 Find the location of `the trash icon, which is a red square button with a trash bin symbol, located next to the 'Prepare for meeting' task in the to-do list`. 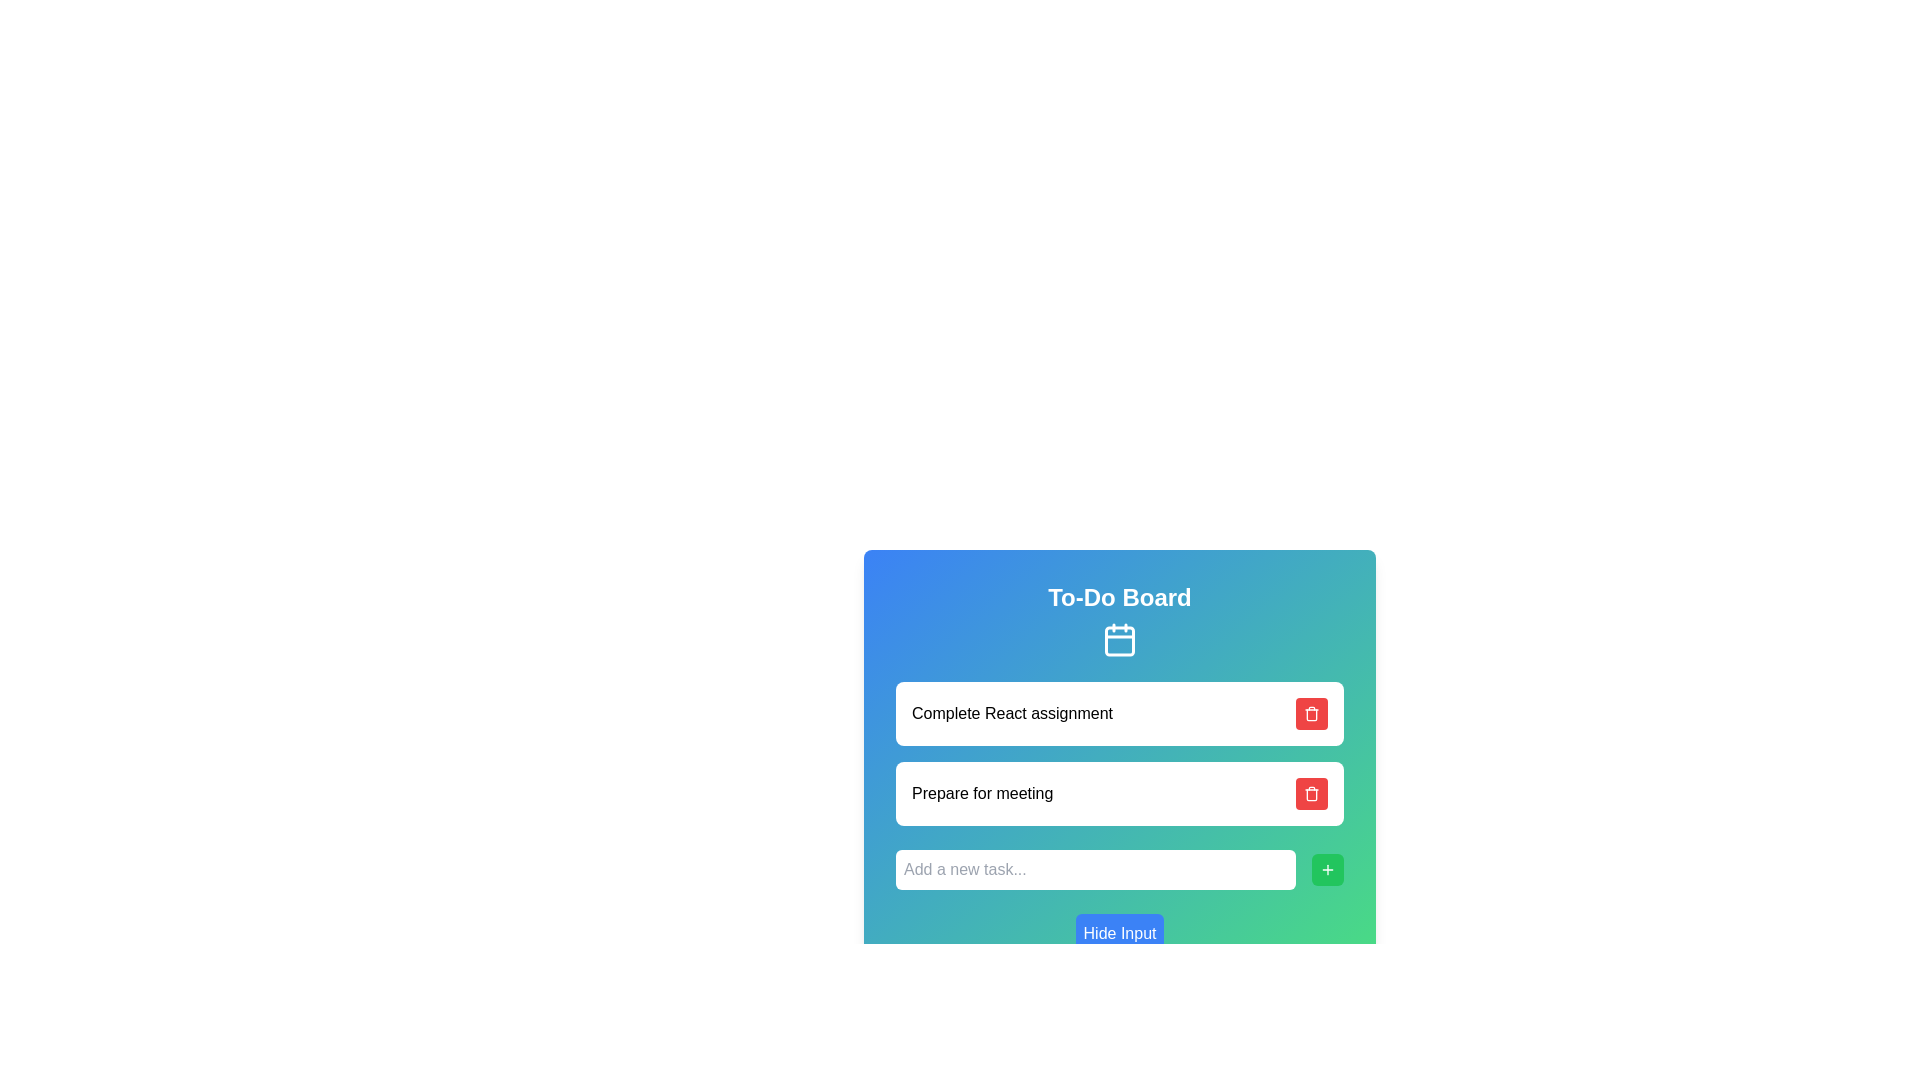

the trash icon, which is a red square button with a trash bin symbol, located next to the 'Prepare for meeting' task in the to-do list is located at coordinates (1311, 793).